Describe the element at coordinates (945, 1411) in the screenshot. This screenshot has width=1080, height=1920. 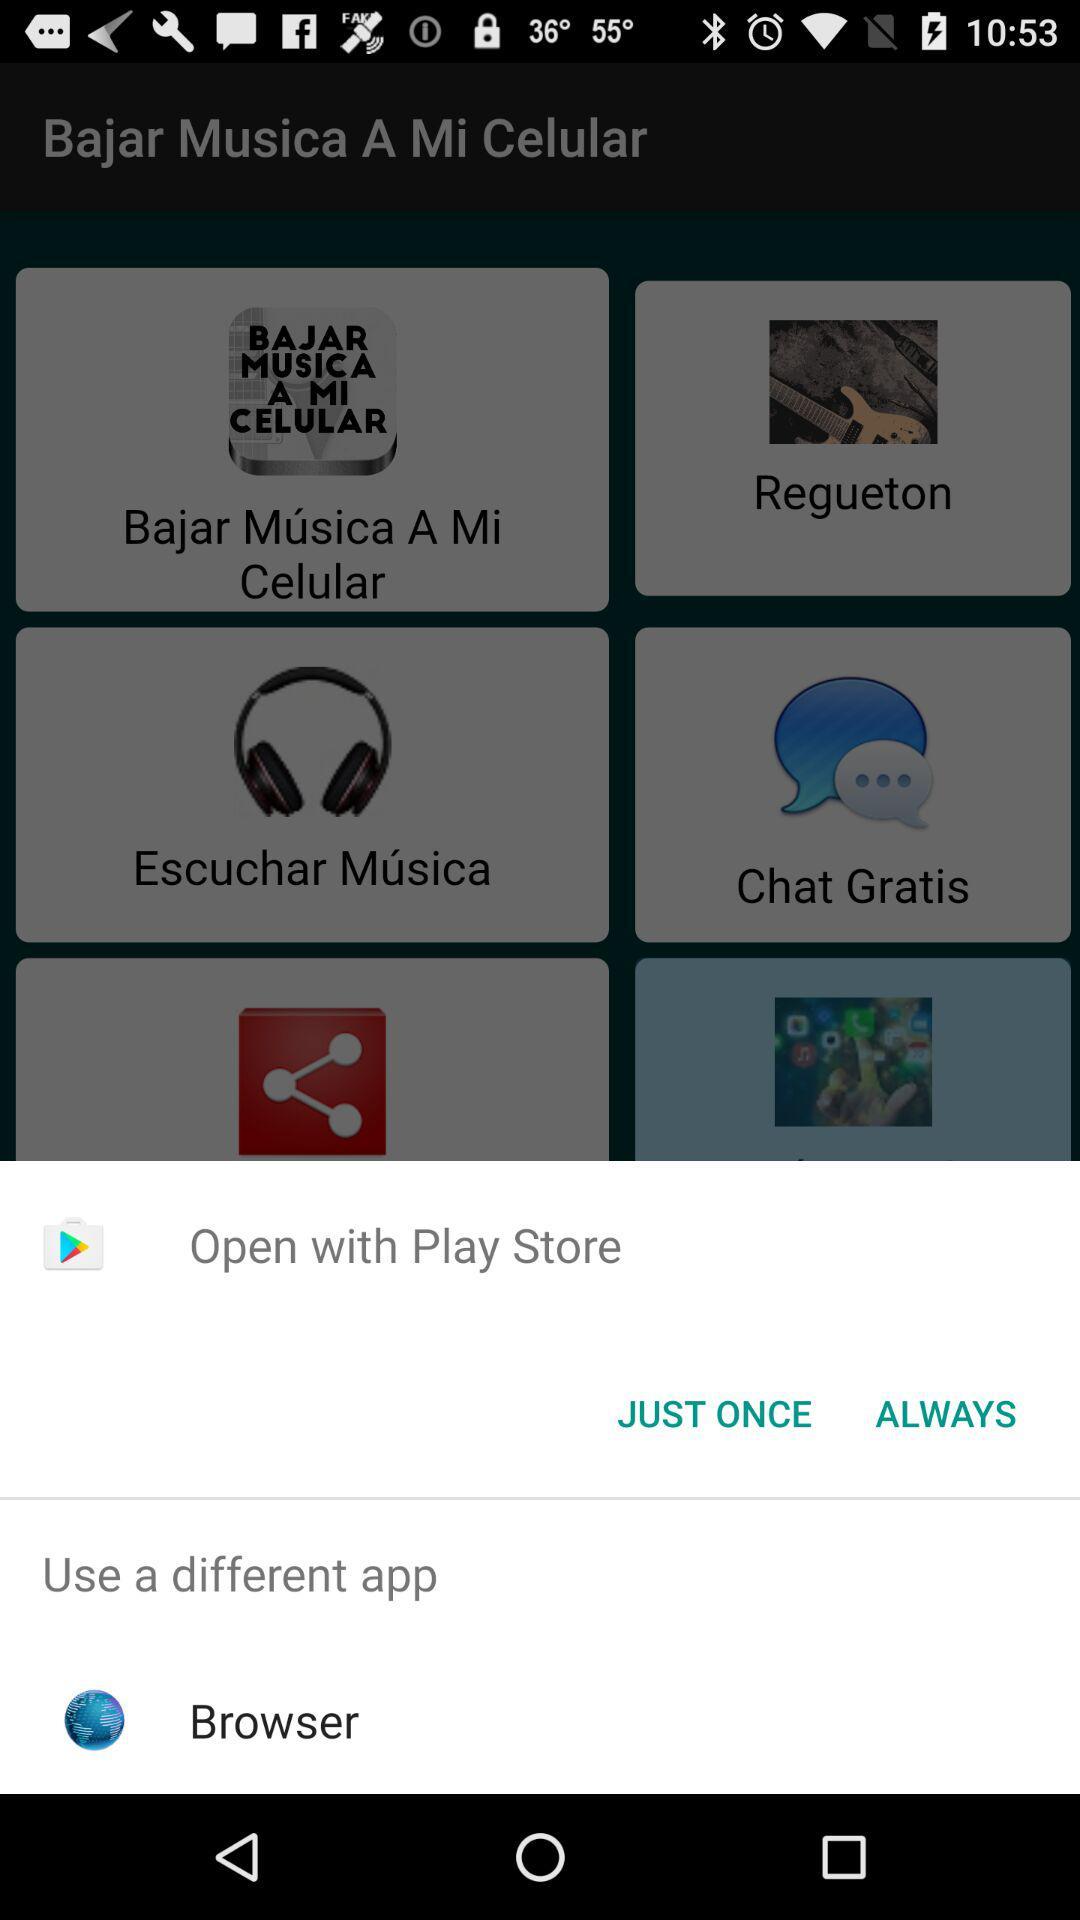
I see `the item at the bottom right corner` at that location.